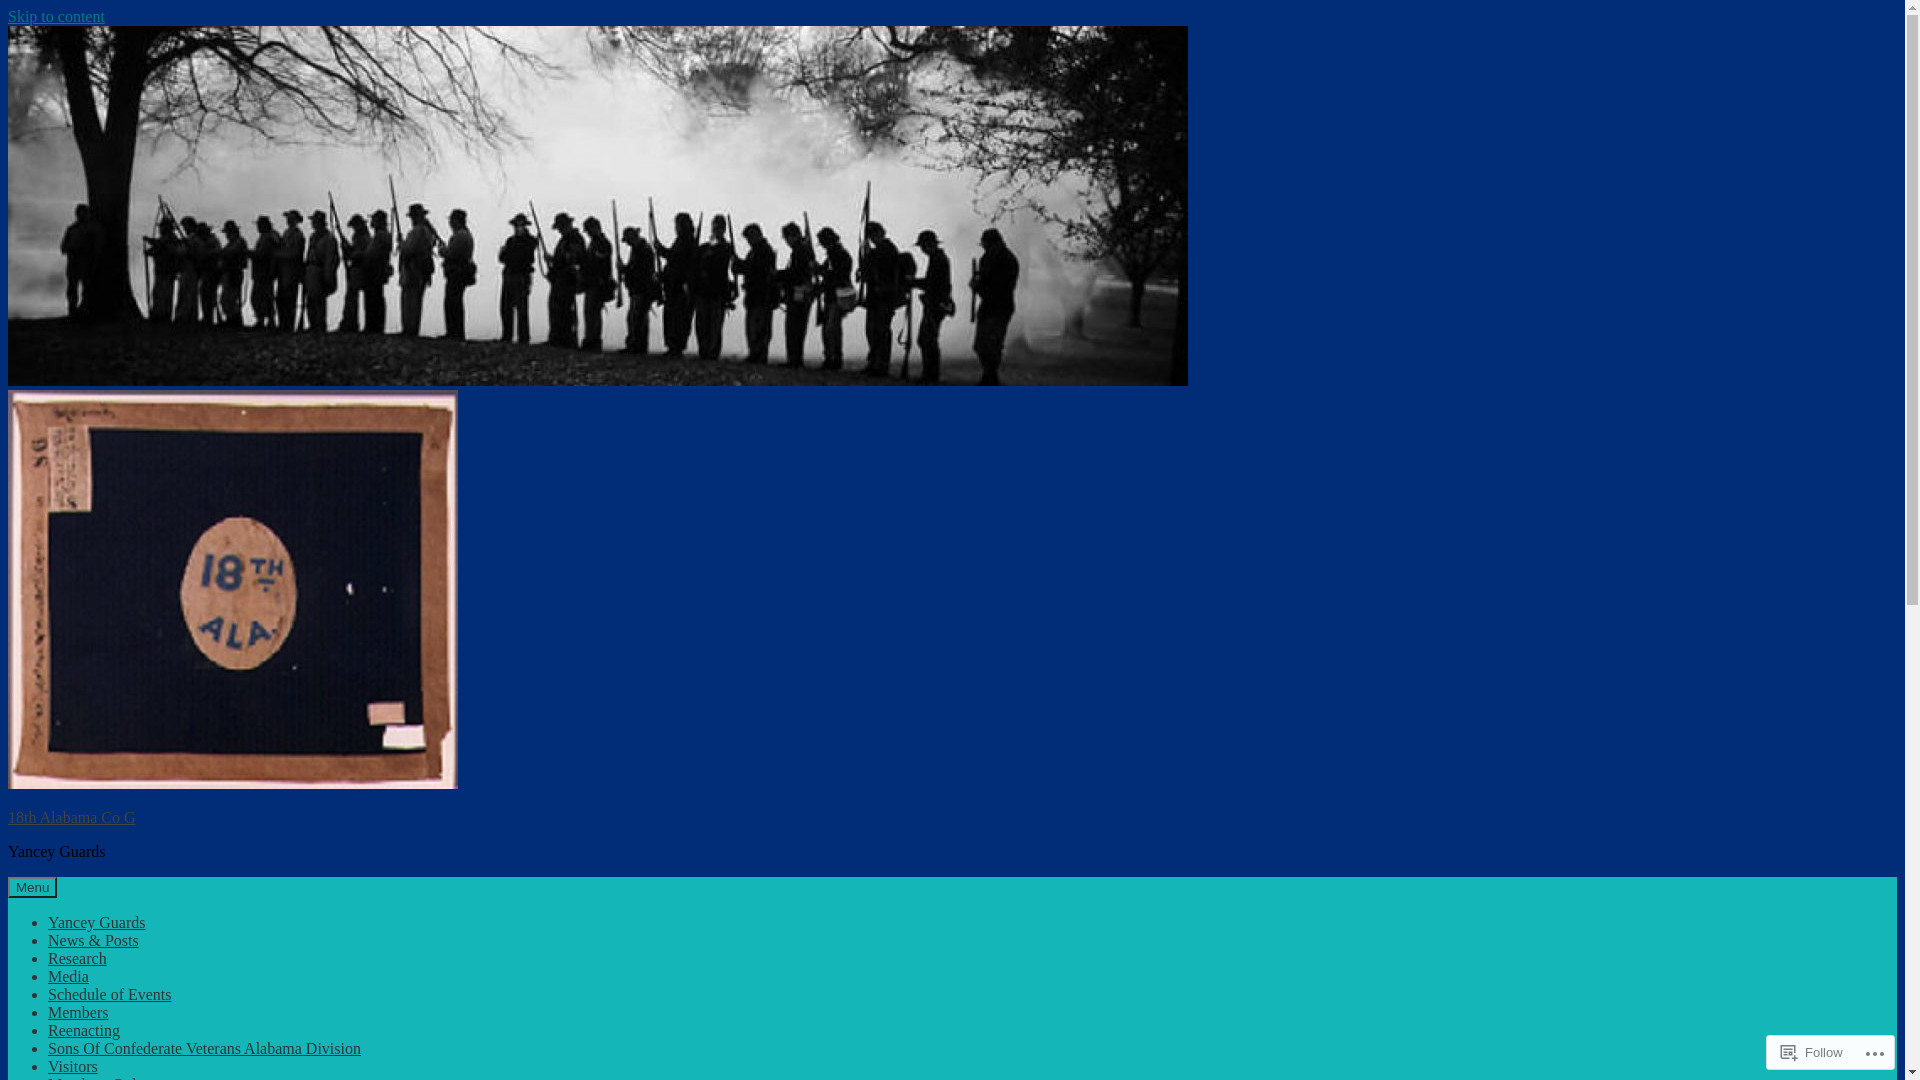  Describe the element at coordinates (77, 1012) in the screenshot. I see `'Members'` at that location.